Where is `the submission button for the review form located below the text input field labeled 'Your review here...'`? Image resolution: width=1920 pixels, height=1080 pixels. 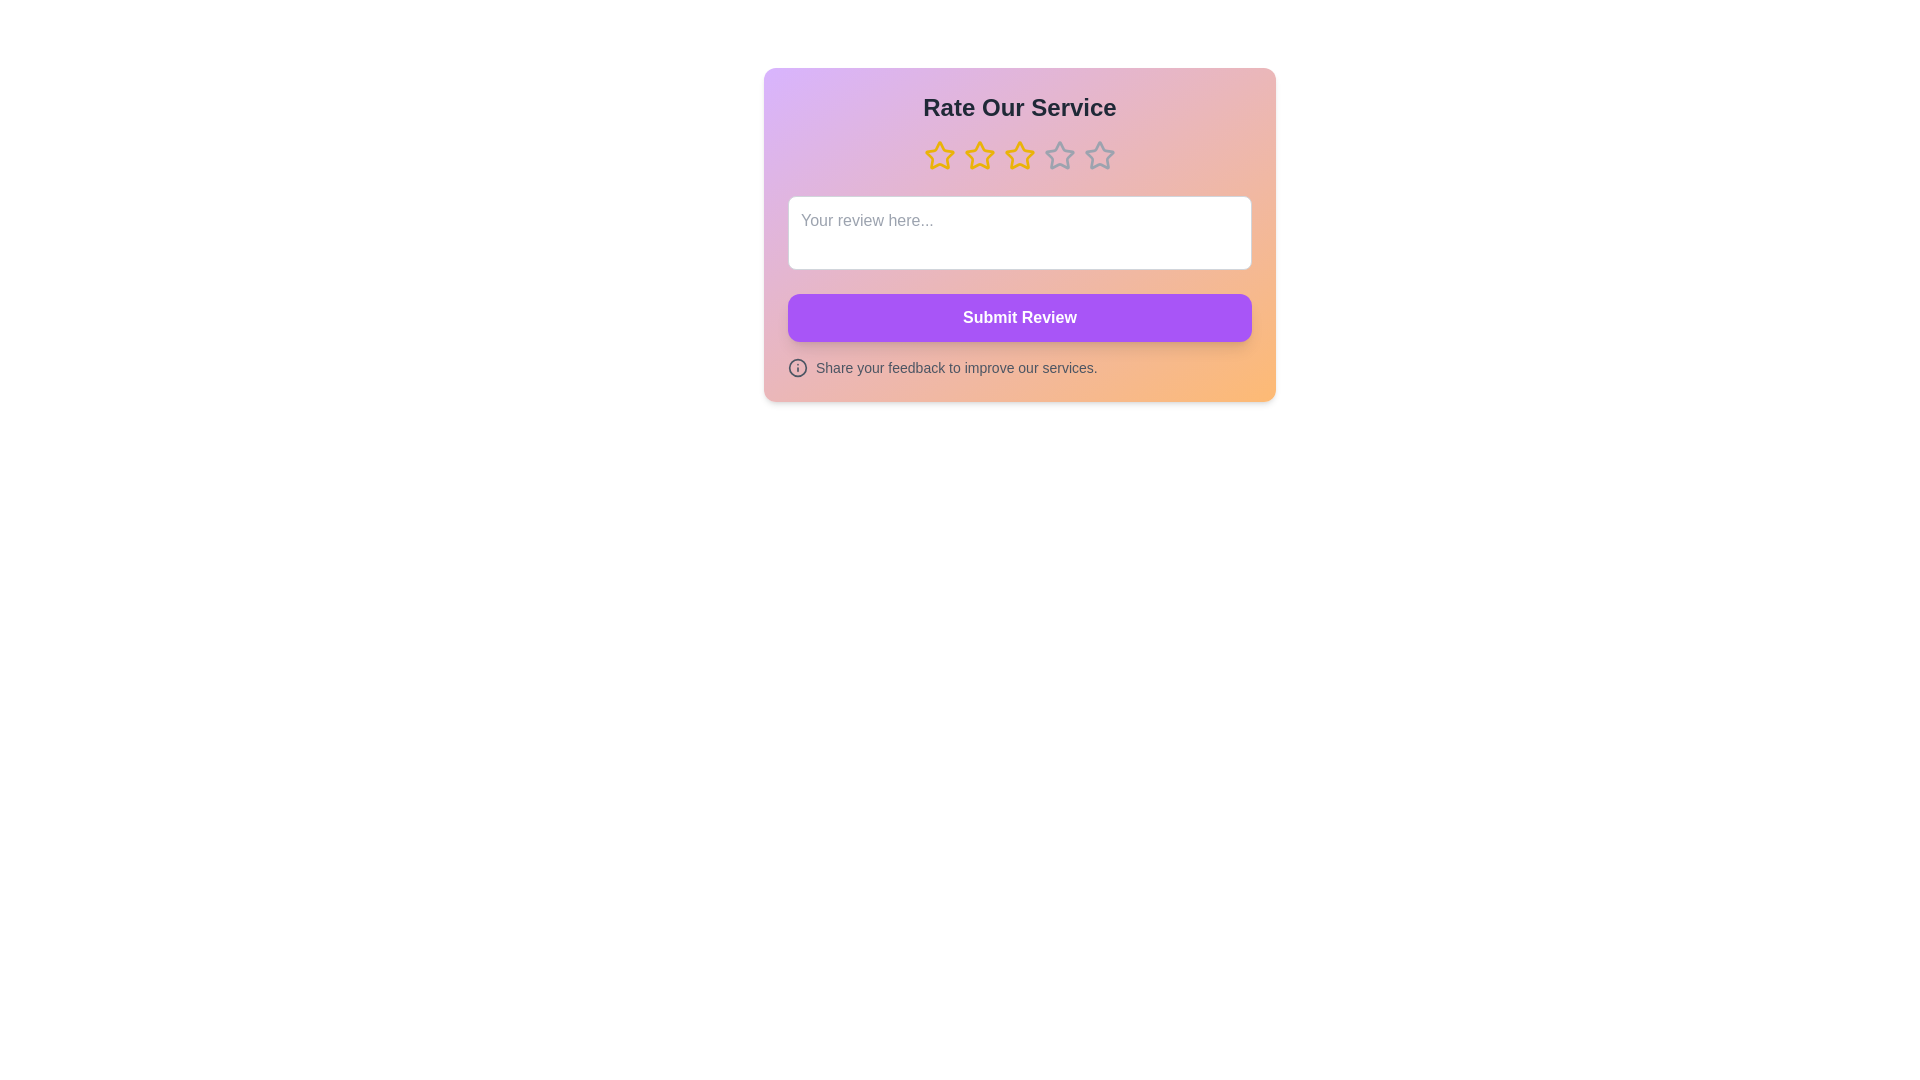 the submission button for the review form located below the text input field labeled 'Your review here...' is located at coordinates (1019, 316).